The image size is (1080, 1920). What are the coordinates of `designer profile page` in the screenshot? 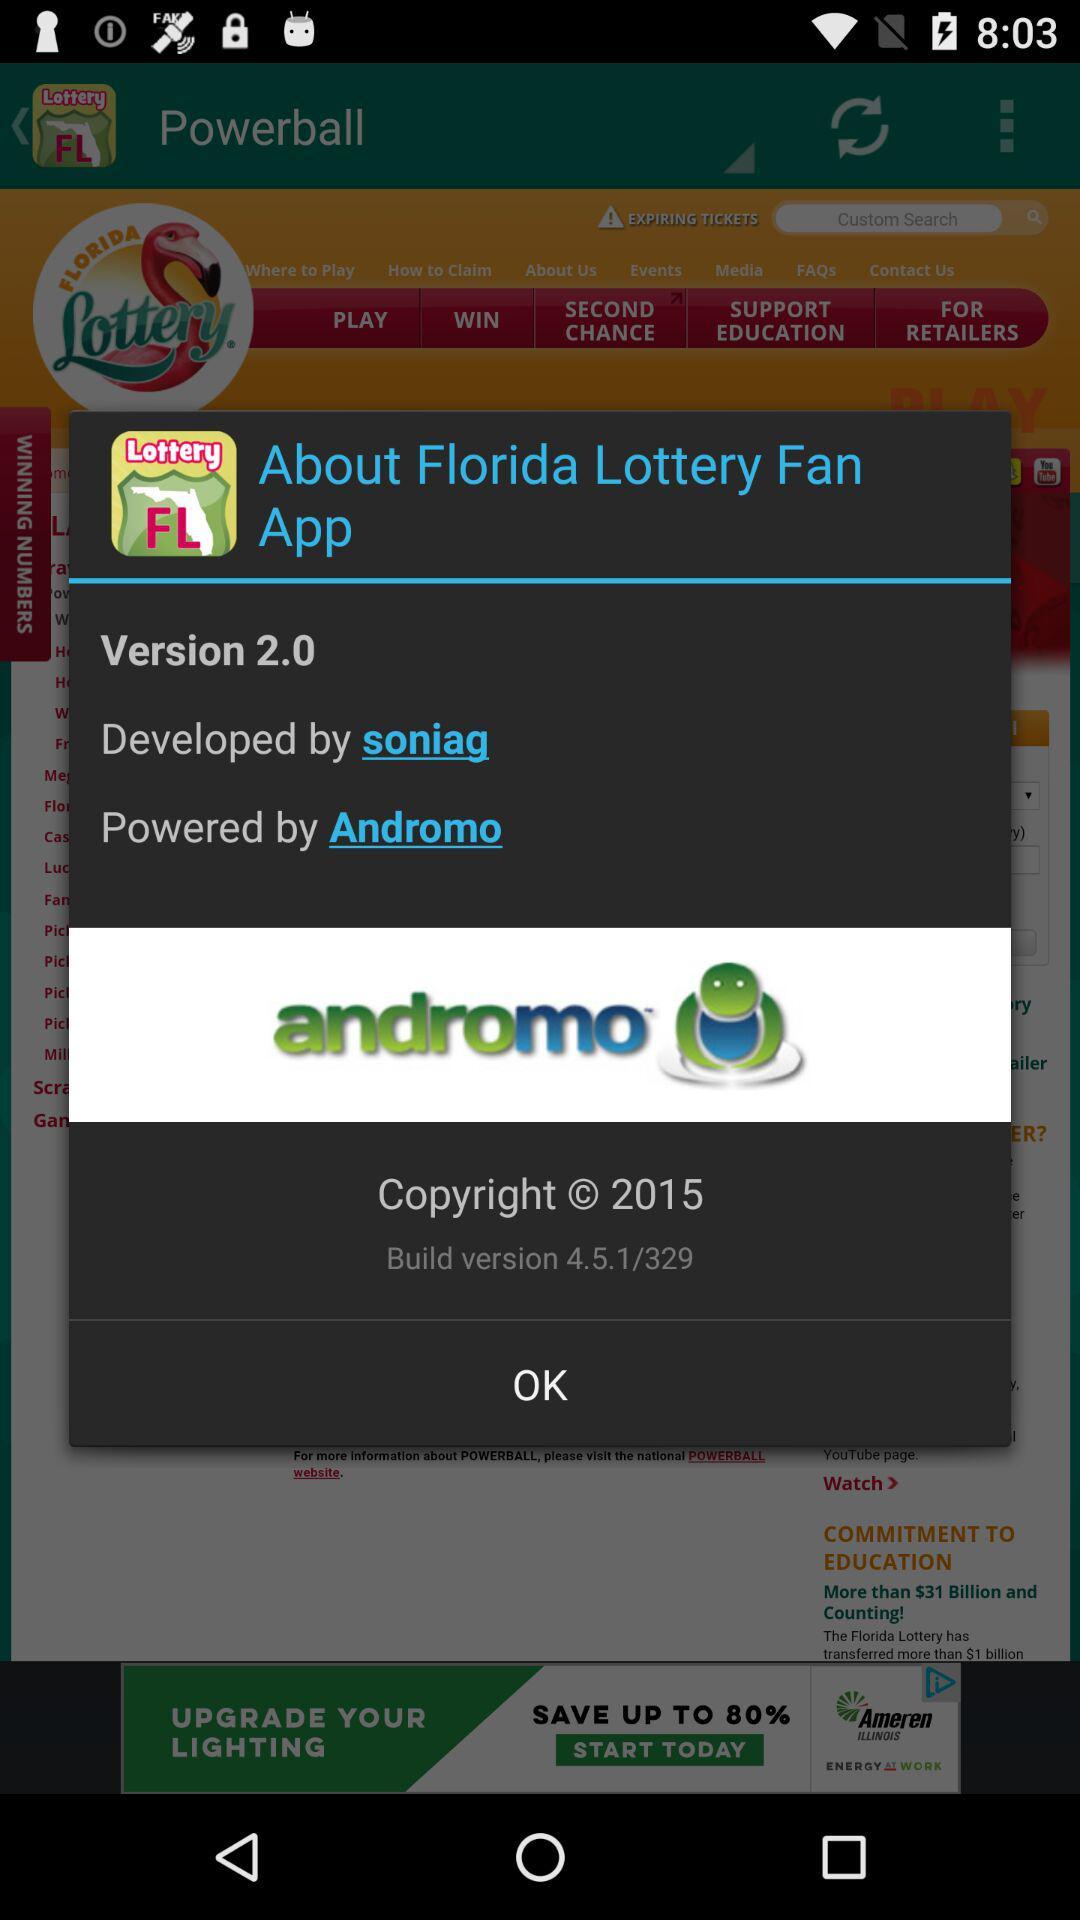 It's located at (538, 1024).